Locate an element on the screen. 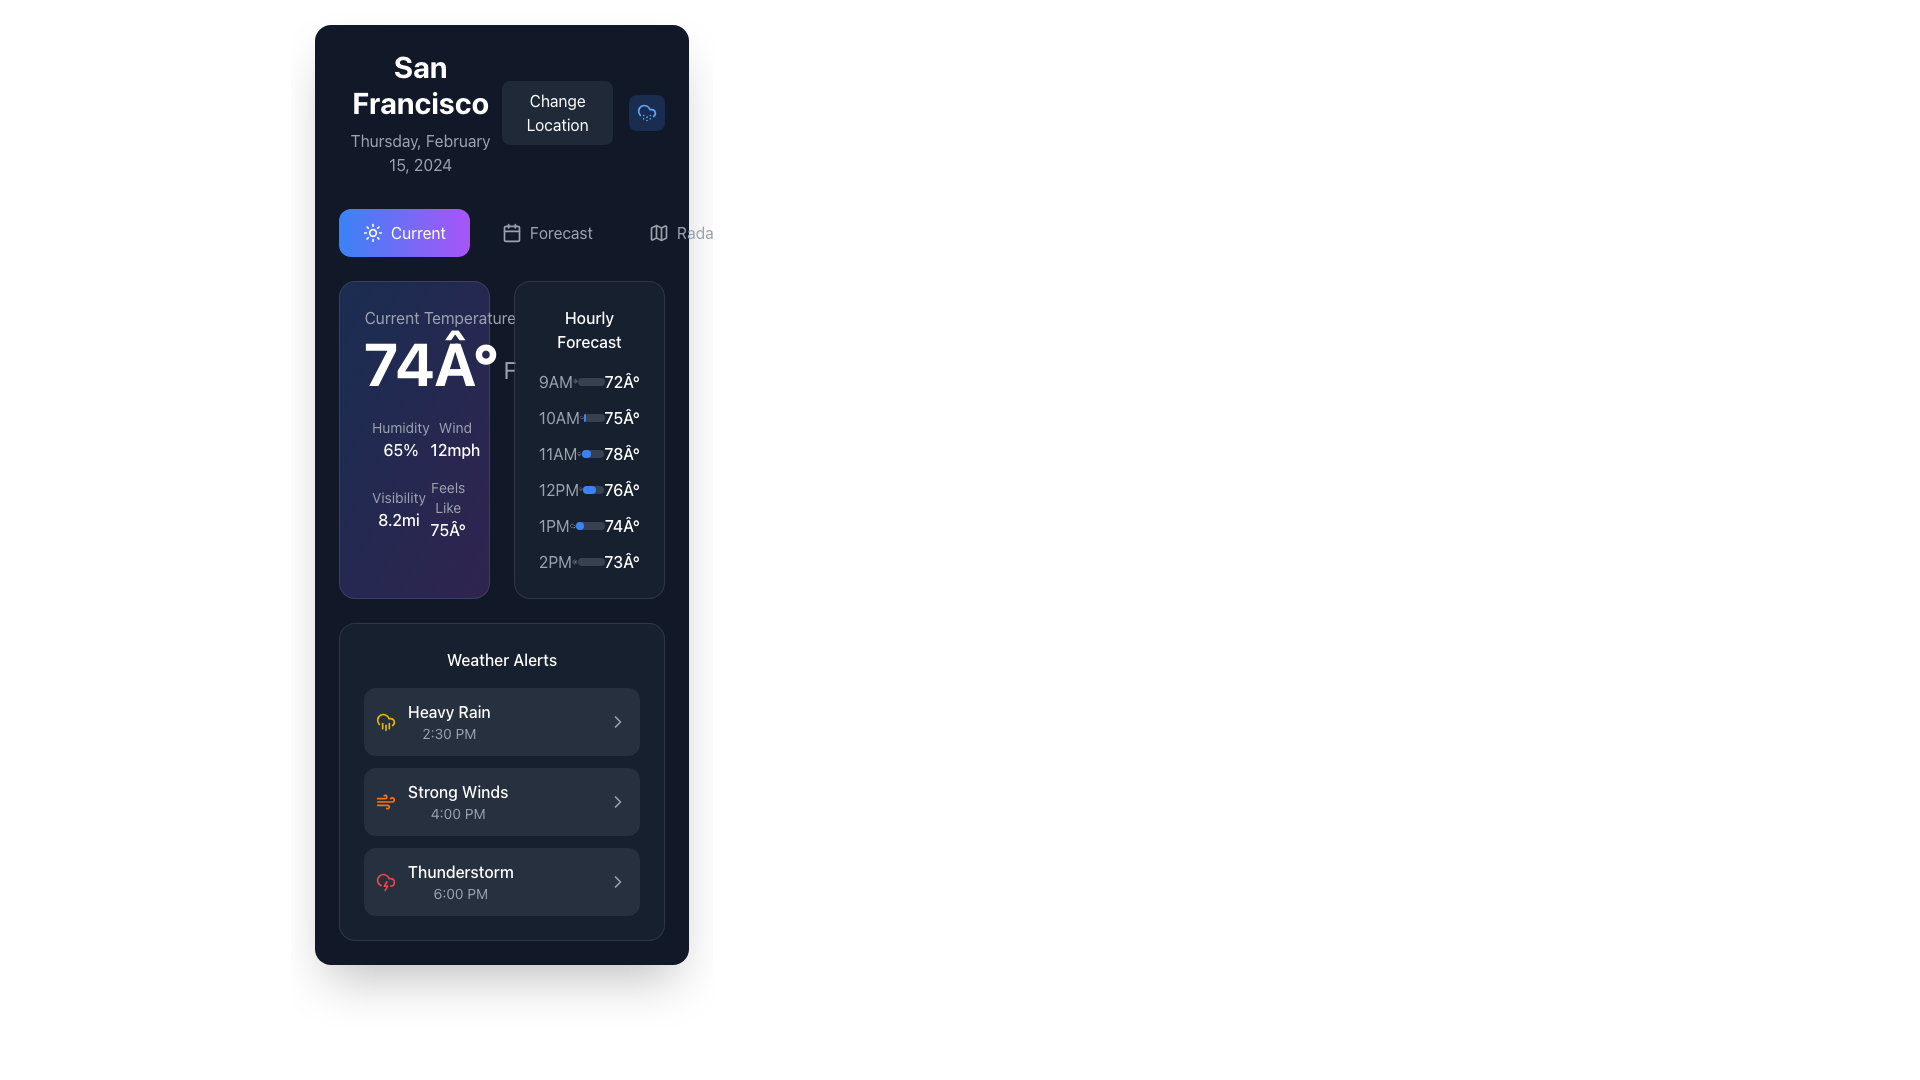 Image resolution: width=1920 pixels, height=1080 pixels. the 'Visibility' label displayed in light gray font, located in the 'Current Temperature' section above the '8.2mi' value is located at coordinates (398, 496).